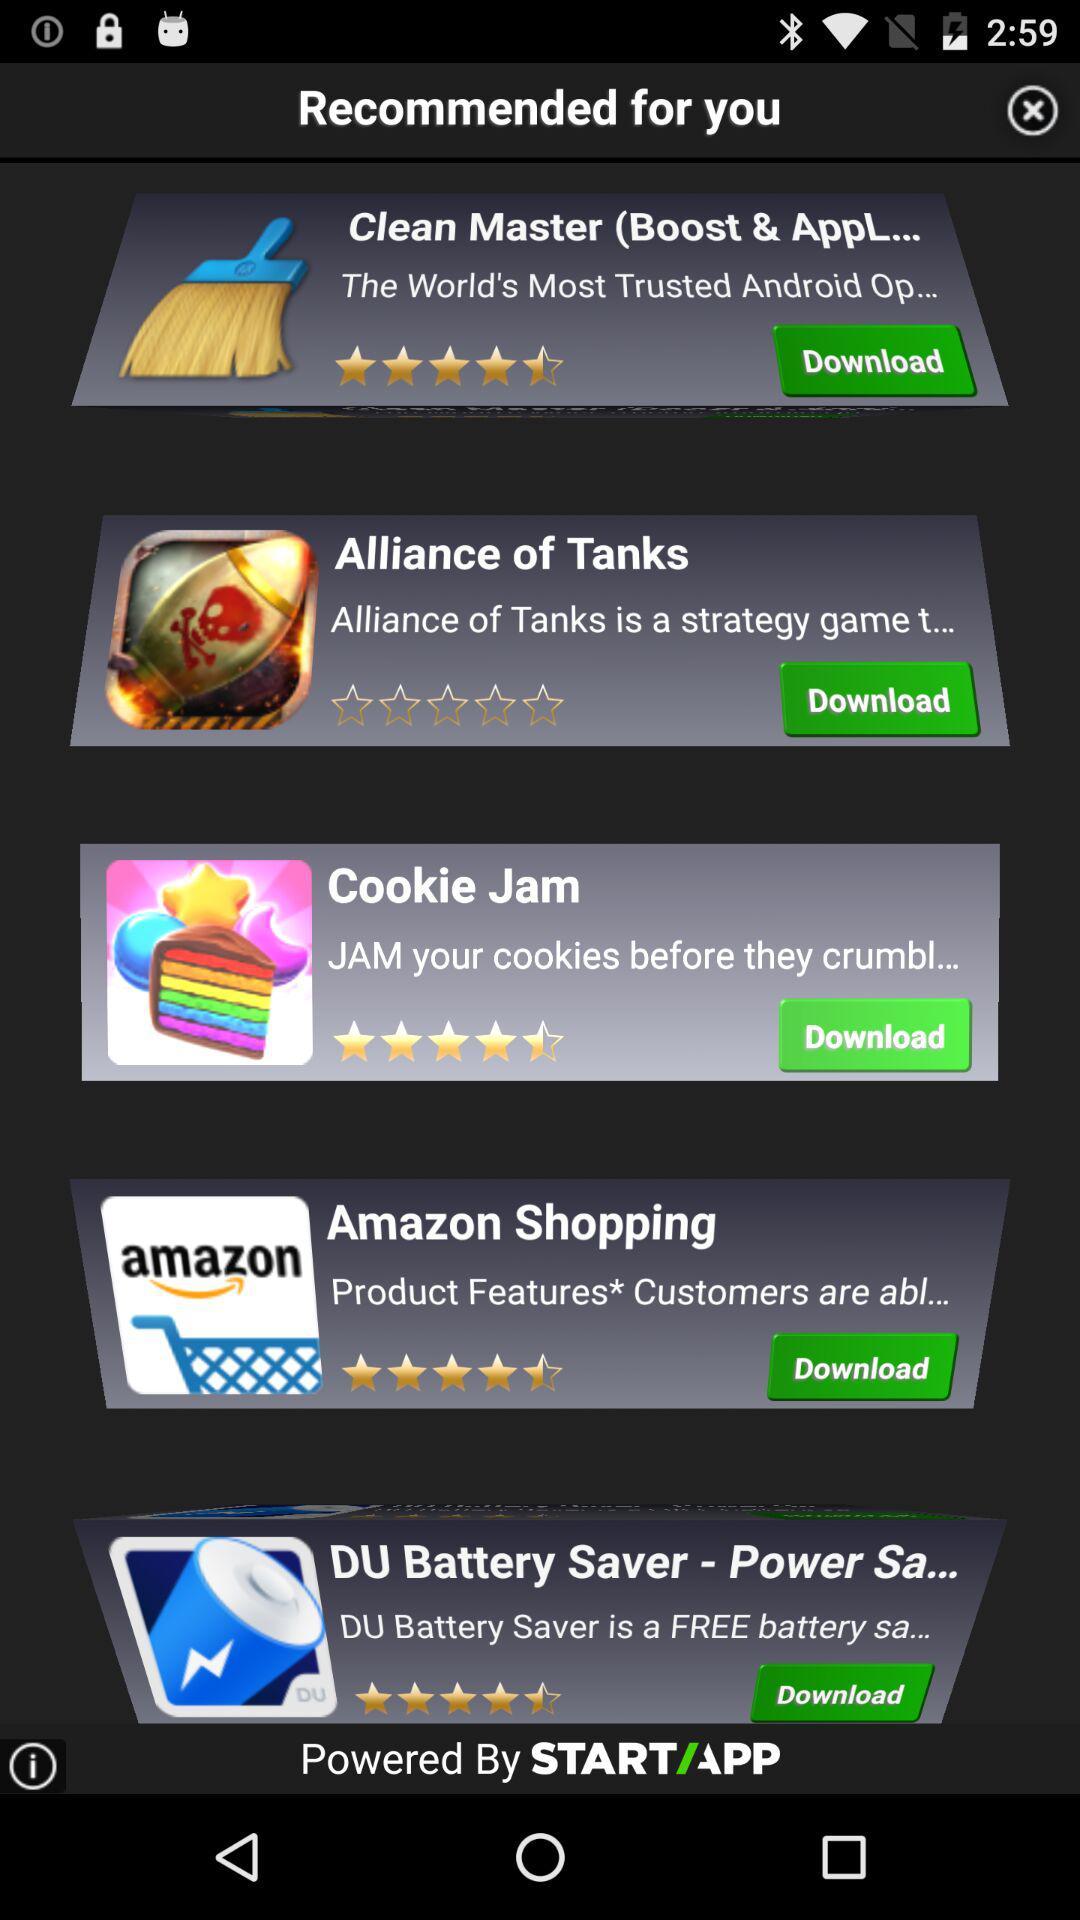 This screenshot has width=1080, height=1920. Describe the element at coordinates (1032, 117) in the screenshot. I see `the close icon` at that location.